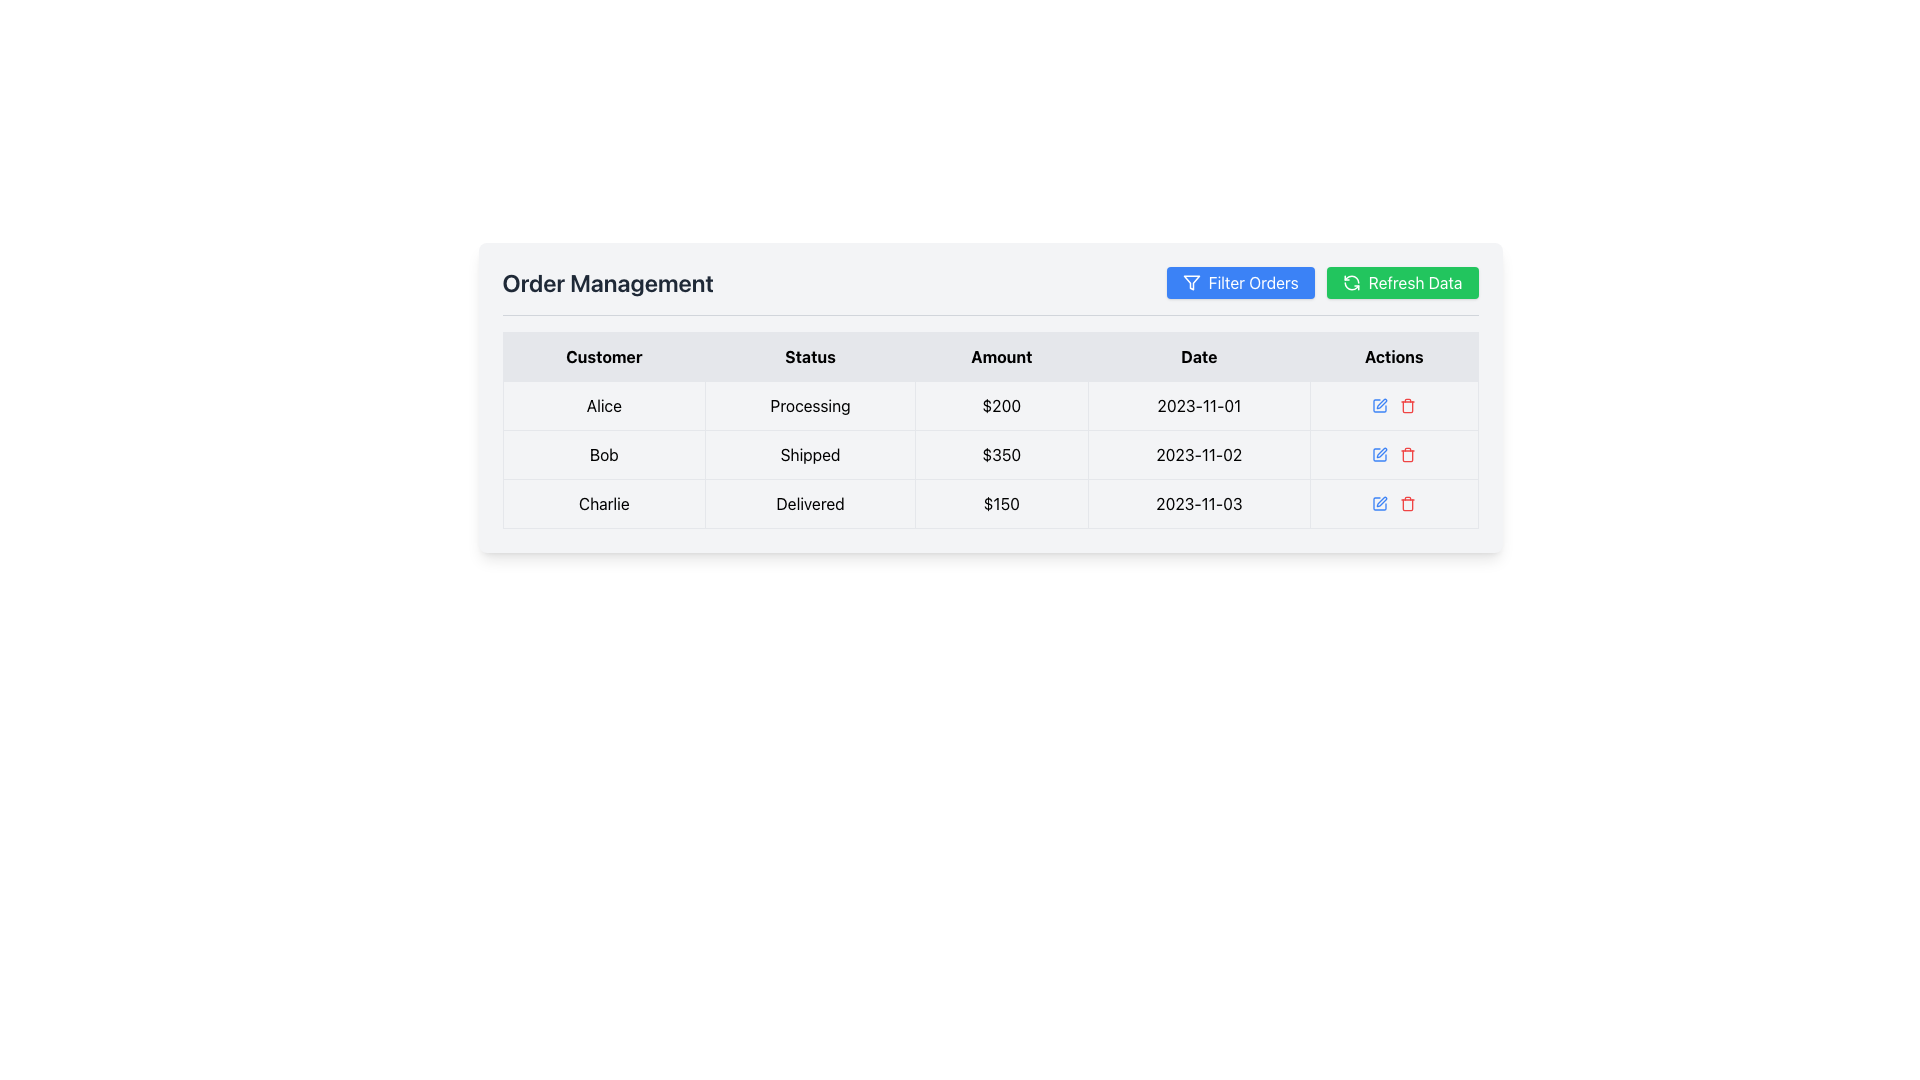  Describe the element at coordinates (1379, 455) in the screenshot. I see `the SVG icon element located in the 'Actions' column of the order management table for 'Bob', specifically targeting the first part of the icon` at that location.